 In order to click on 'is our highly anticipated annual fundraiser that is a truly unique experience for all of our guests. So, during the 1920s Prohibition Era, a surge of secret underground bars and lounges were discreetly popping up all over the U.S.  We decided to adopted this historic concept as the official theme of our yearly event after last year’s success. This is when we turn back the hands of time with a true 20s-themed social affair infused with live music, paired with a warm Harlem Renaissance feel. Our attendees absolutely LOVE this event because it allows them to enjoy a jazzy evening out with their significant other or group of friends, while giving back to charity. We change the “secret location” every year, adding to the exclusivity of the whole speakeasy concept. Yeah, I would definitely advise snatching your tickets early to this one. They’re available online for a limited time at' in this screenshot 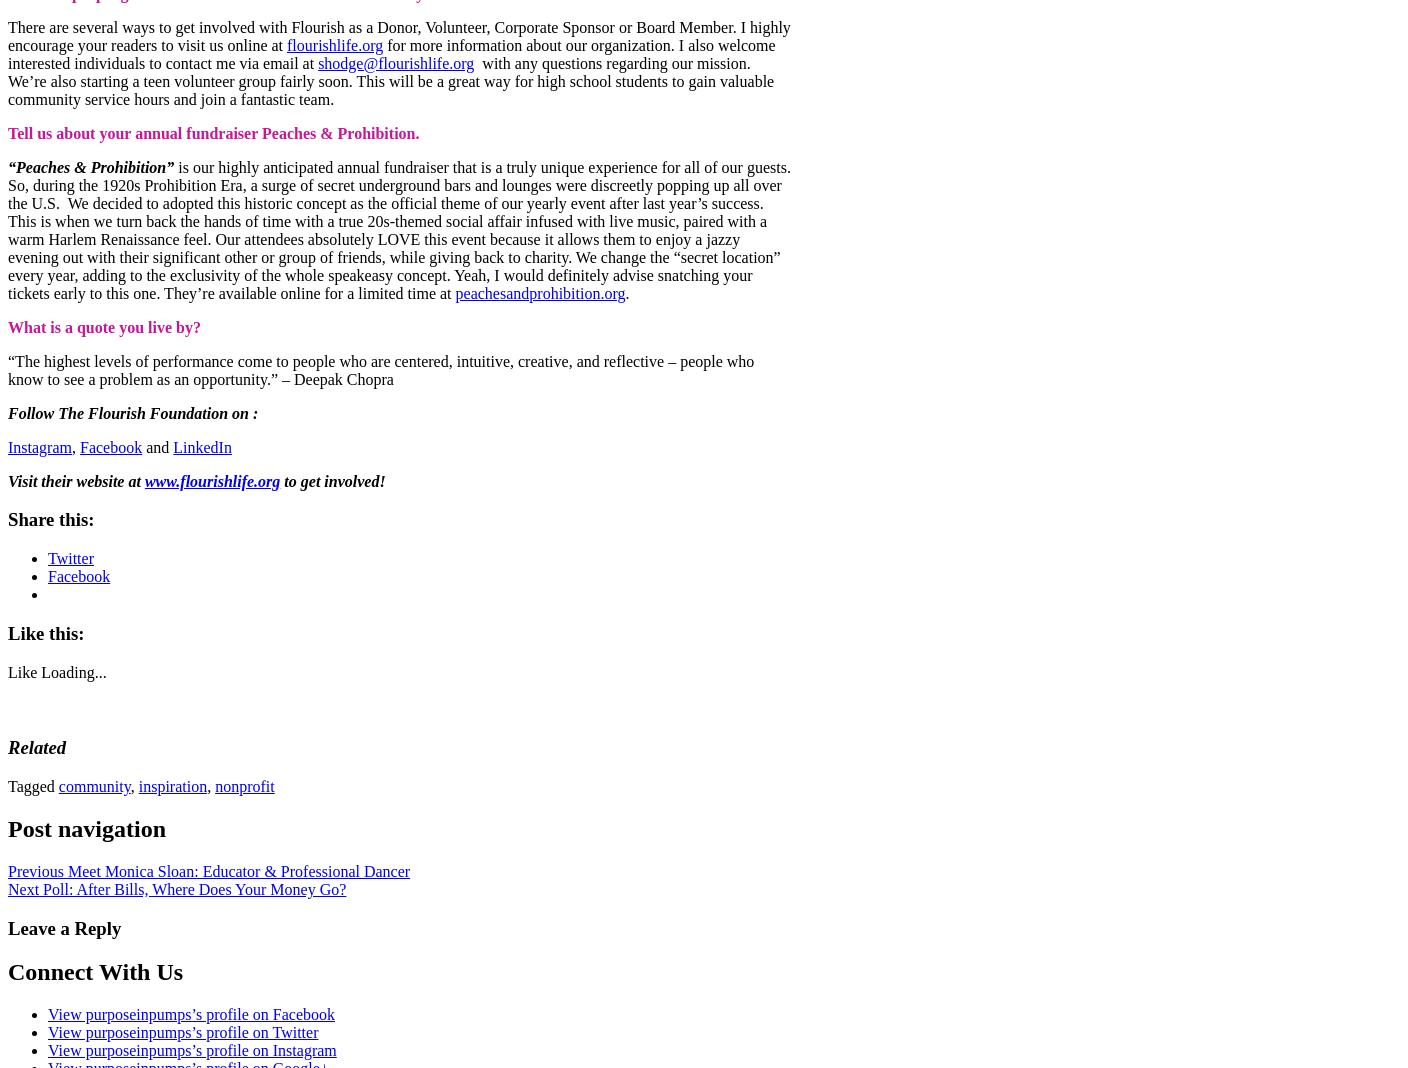, I will do `click(398, 229)`.